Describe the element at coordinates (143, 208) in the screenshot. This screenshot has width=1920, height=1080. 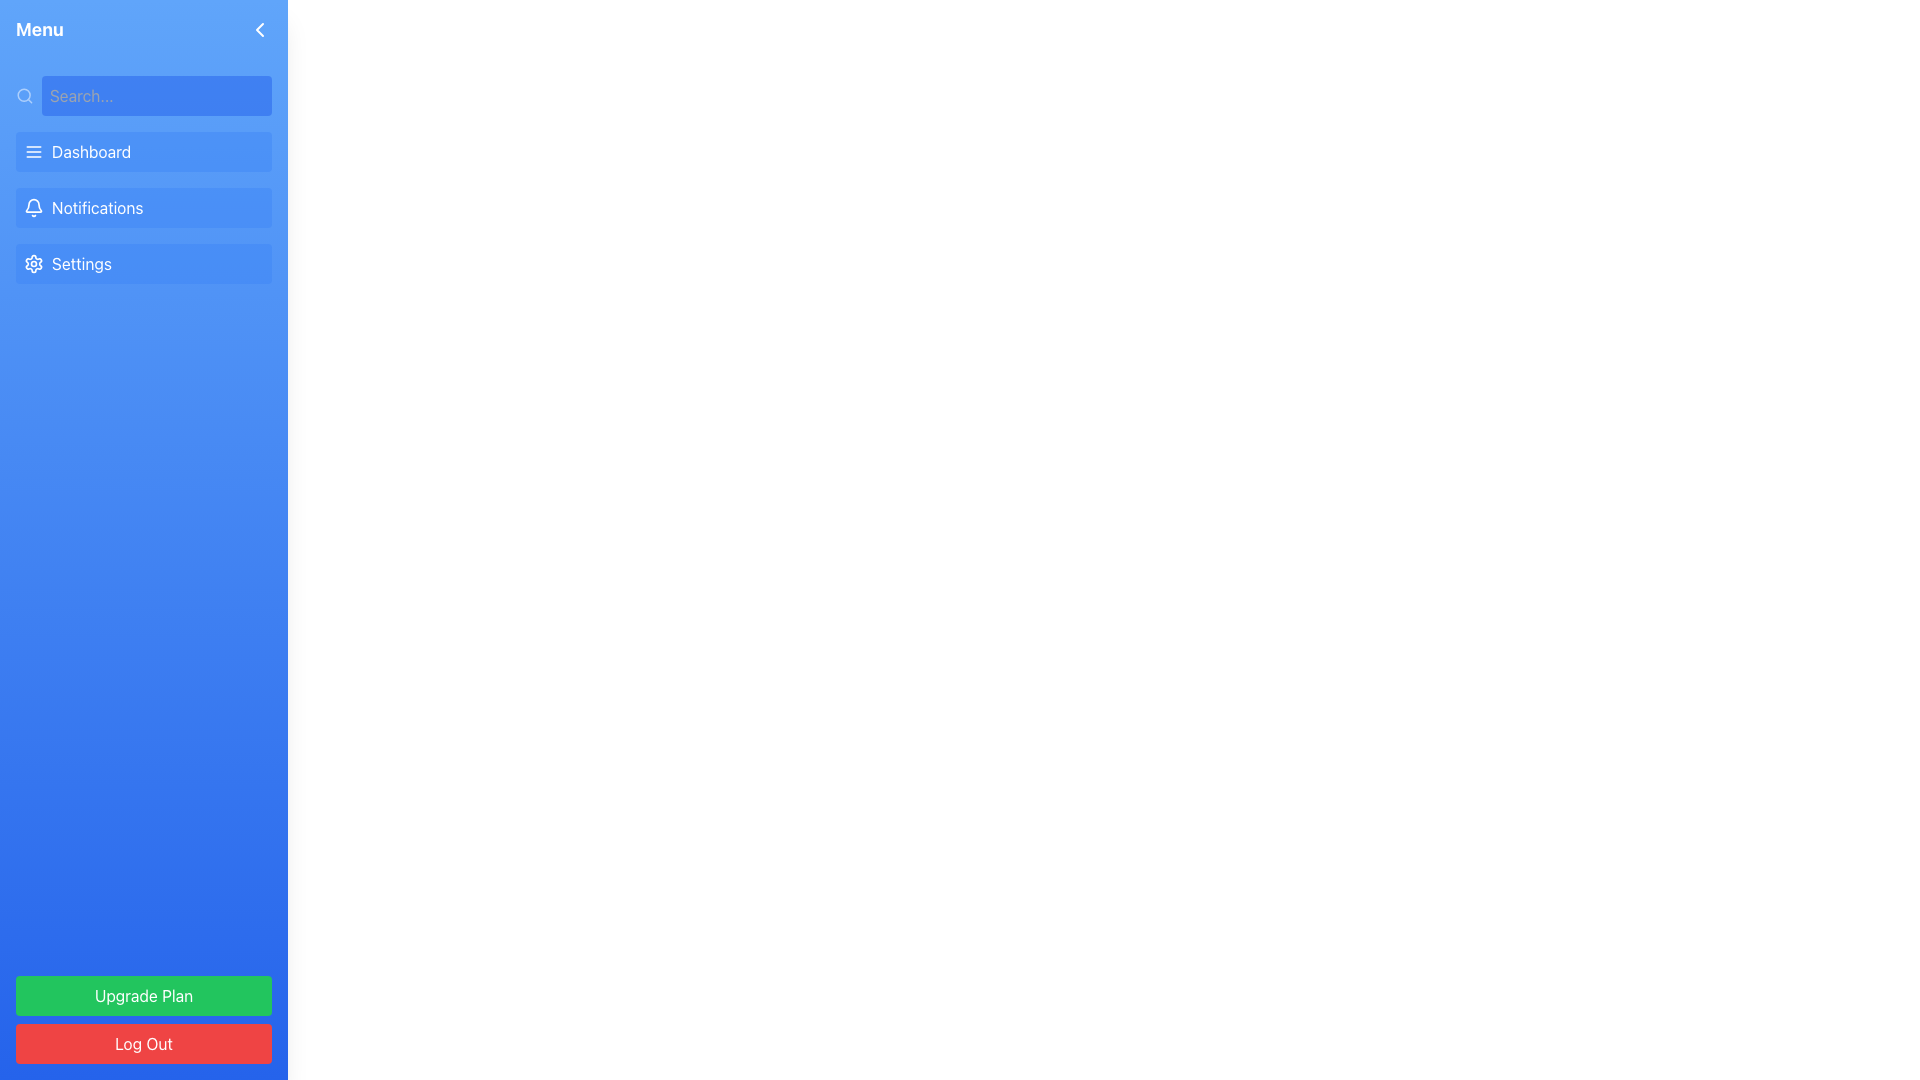
I see `the second menu item in the sidebar, which is located between 'Dashboard' and 'Settings'` at that location.